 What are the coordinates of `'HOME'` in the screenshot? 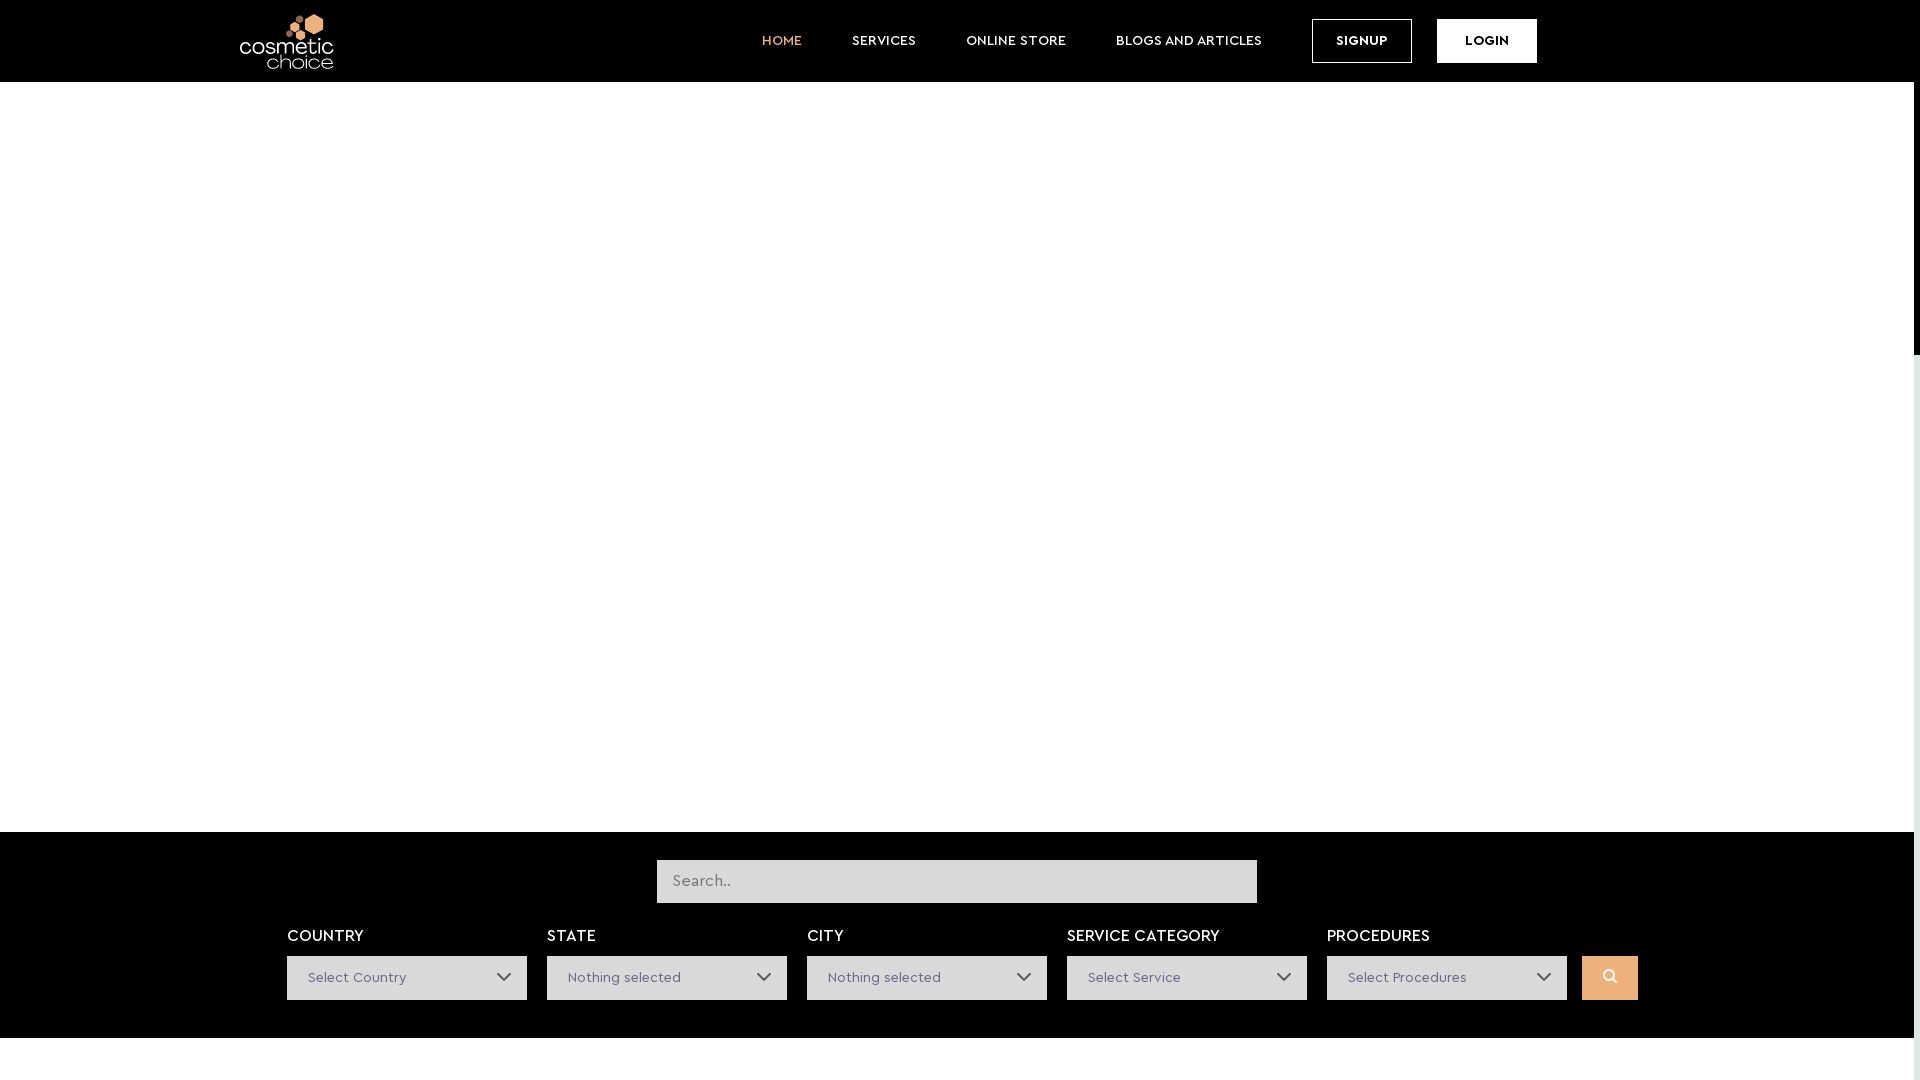 It's located at (761, 41).